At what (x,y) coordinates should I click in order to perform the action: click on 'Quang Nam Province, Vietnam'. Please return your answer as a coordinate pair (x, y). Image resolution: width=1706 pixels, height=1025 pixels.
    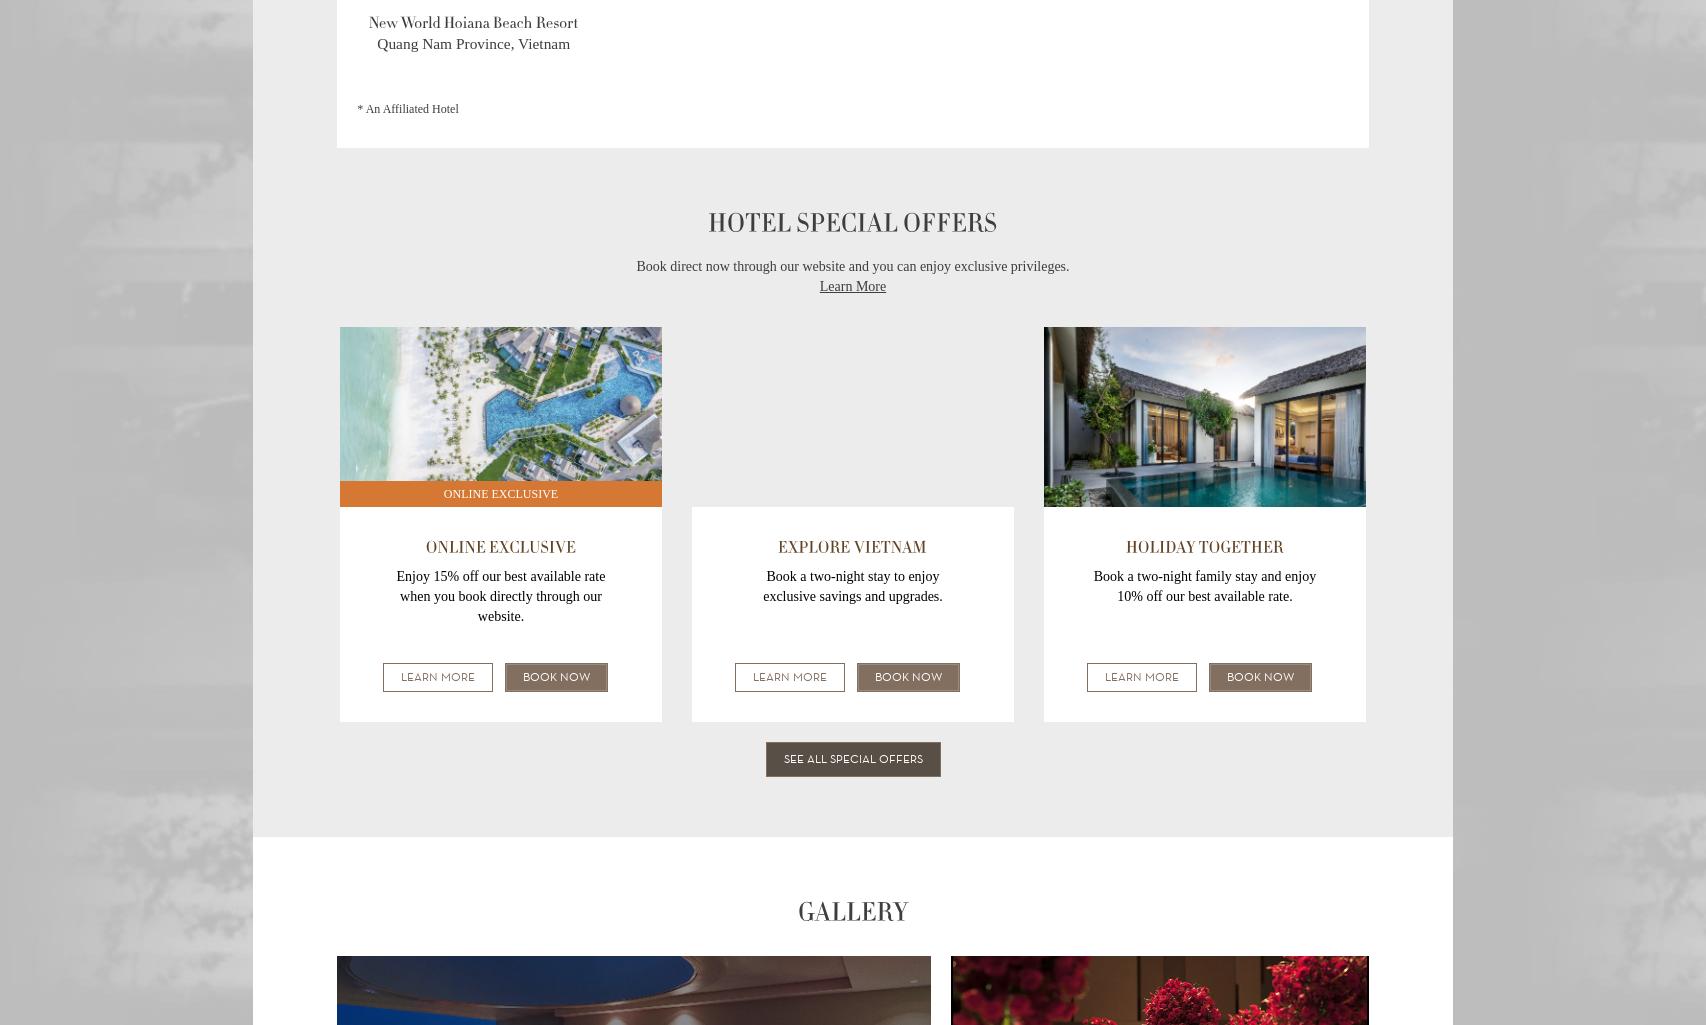
    Looking at the image, I should click on (472, 42).